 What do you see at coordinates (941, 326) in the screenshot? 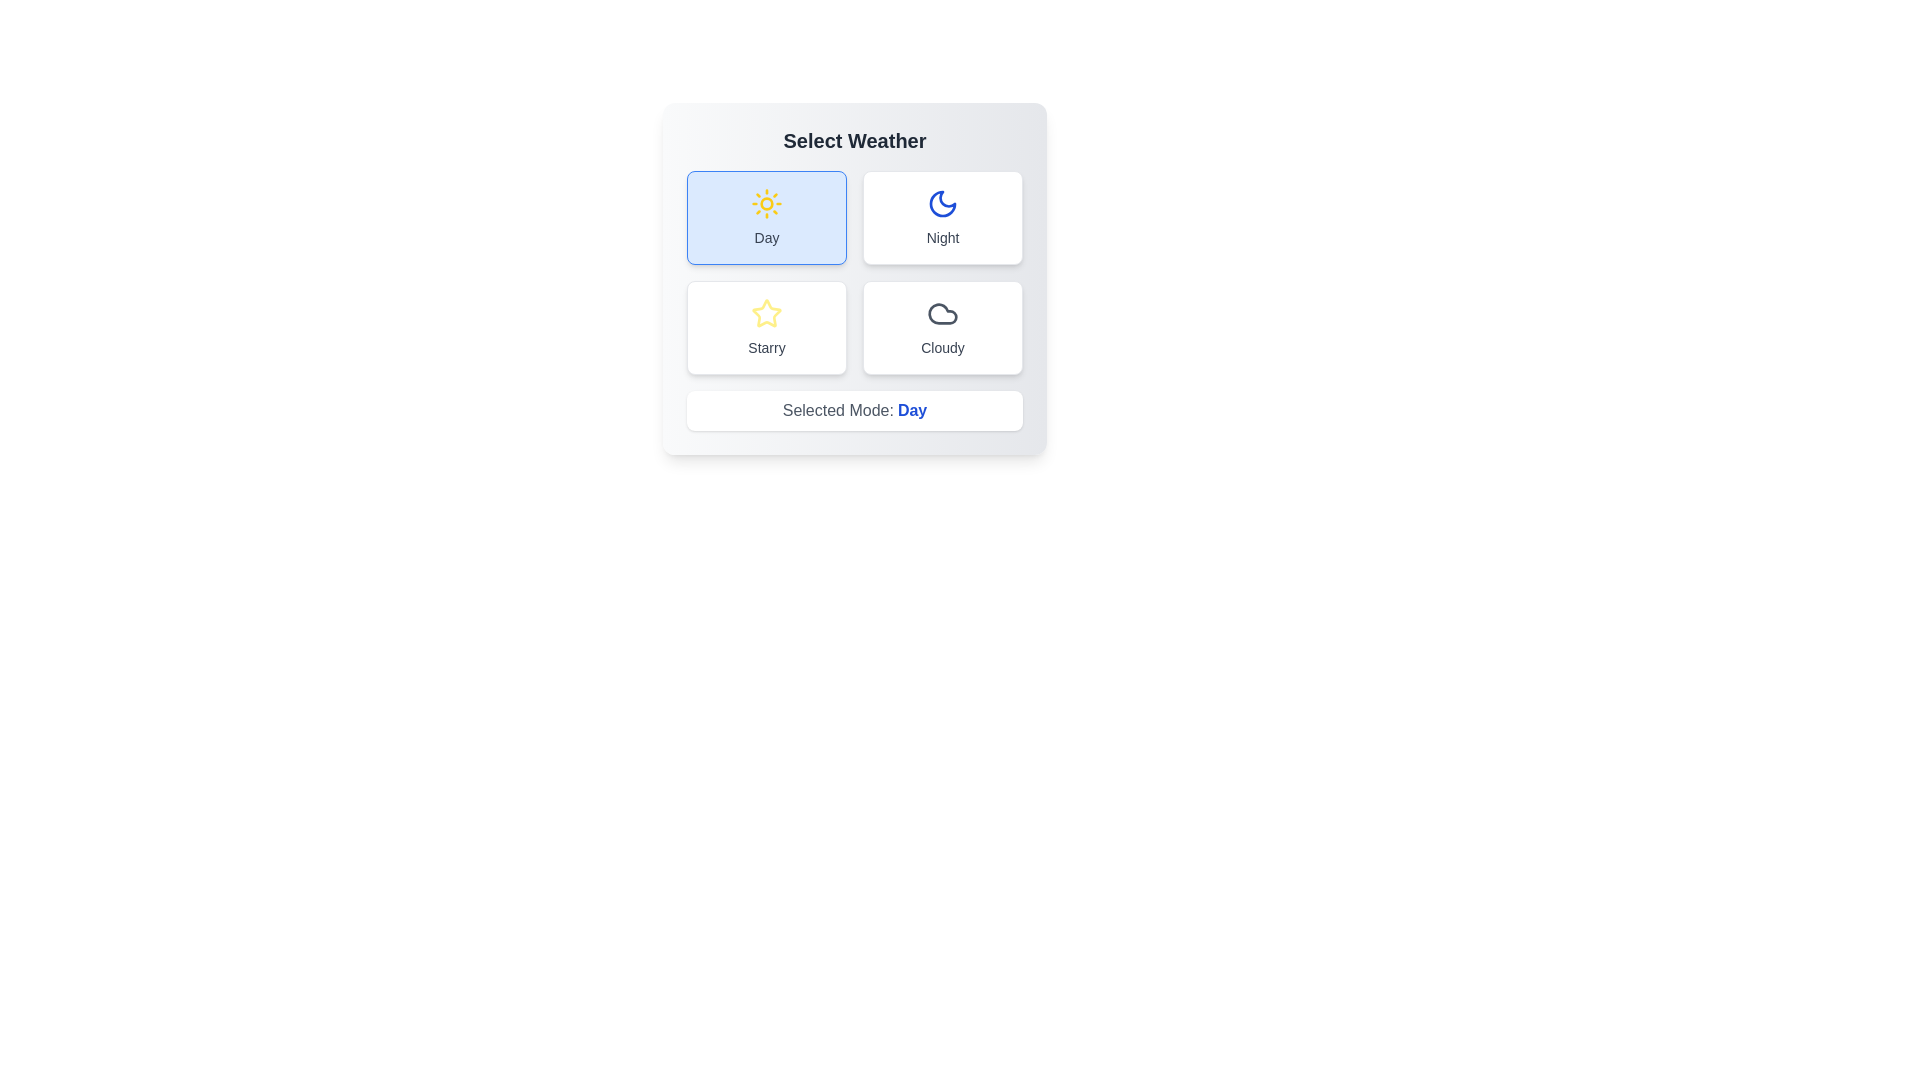
I see `the button labeled Cloudy to observe the hover effect` at bounding box center [941, 326].